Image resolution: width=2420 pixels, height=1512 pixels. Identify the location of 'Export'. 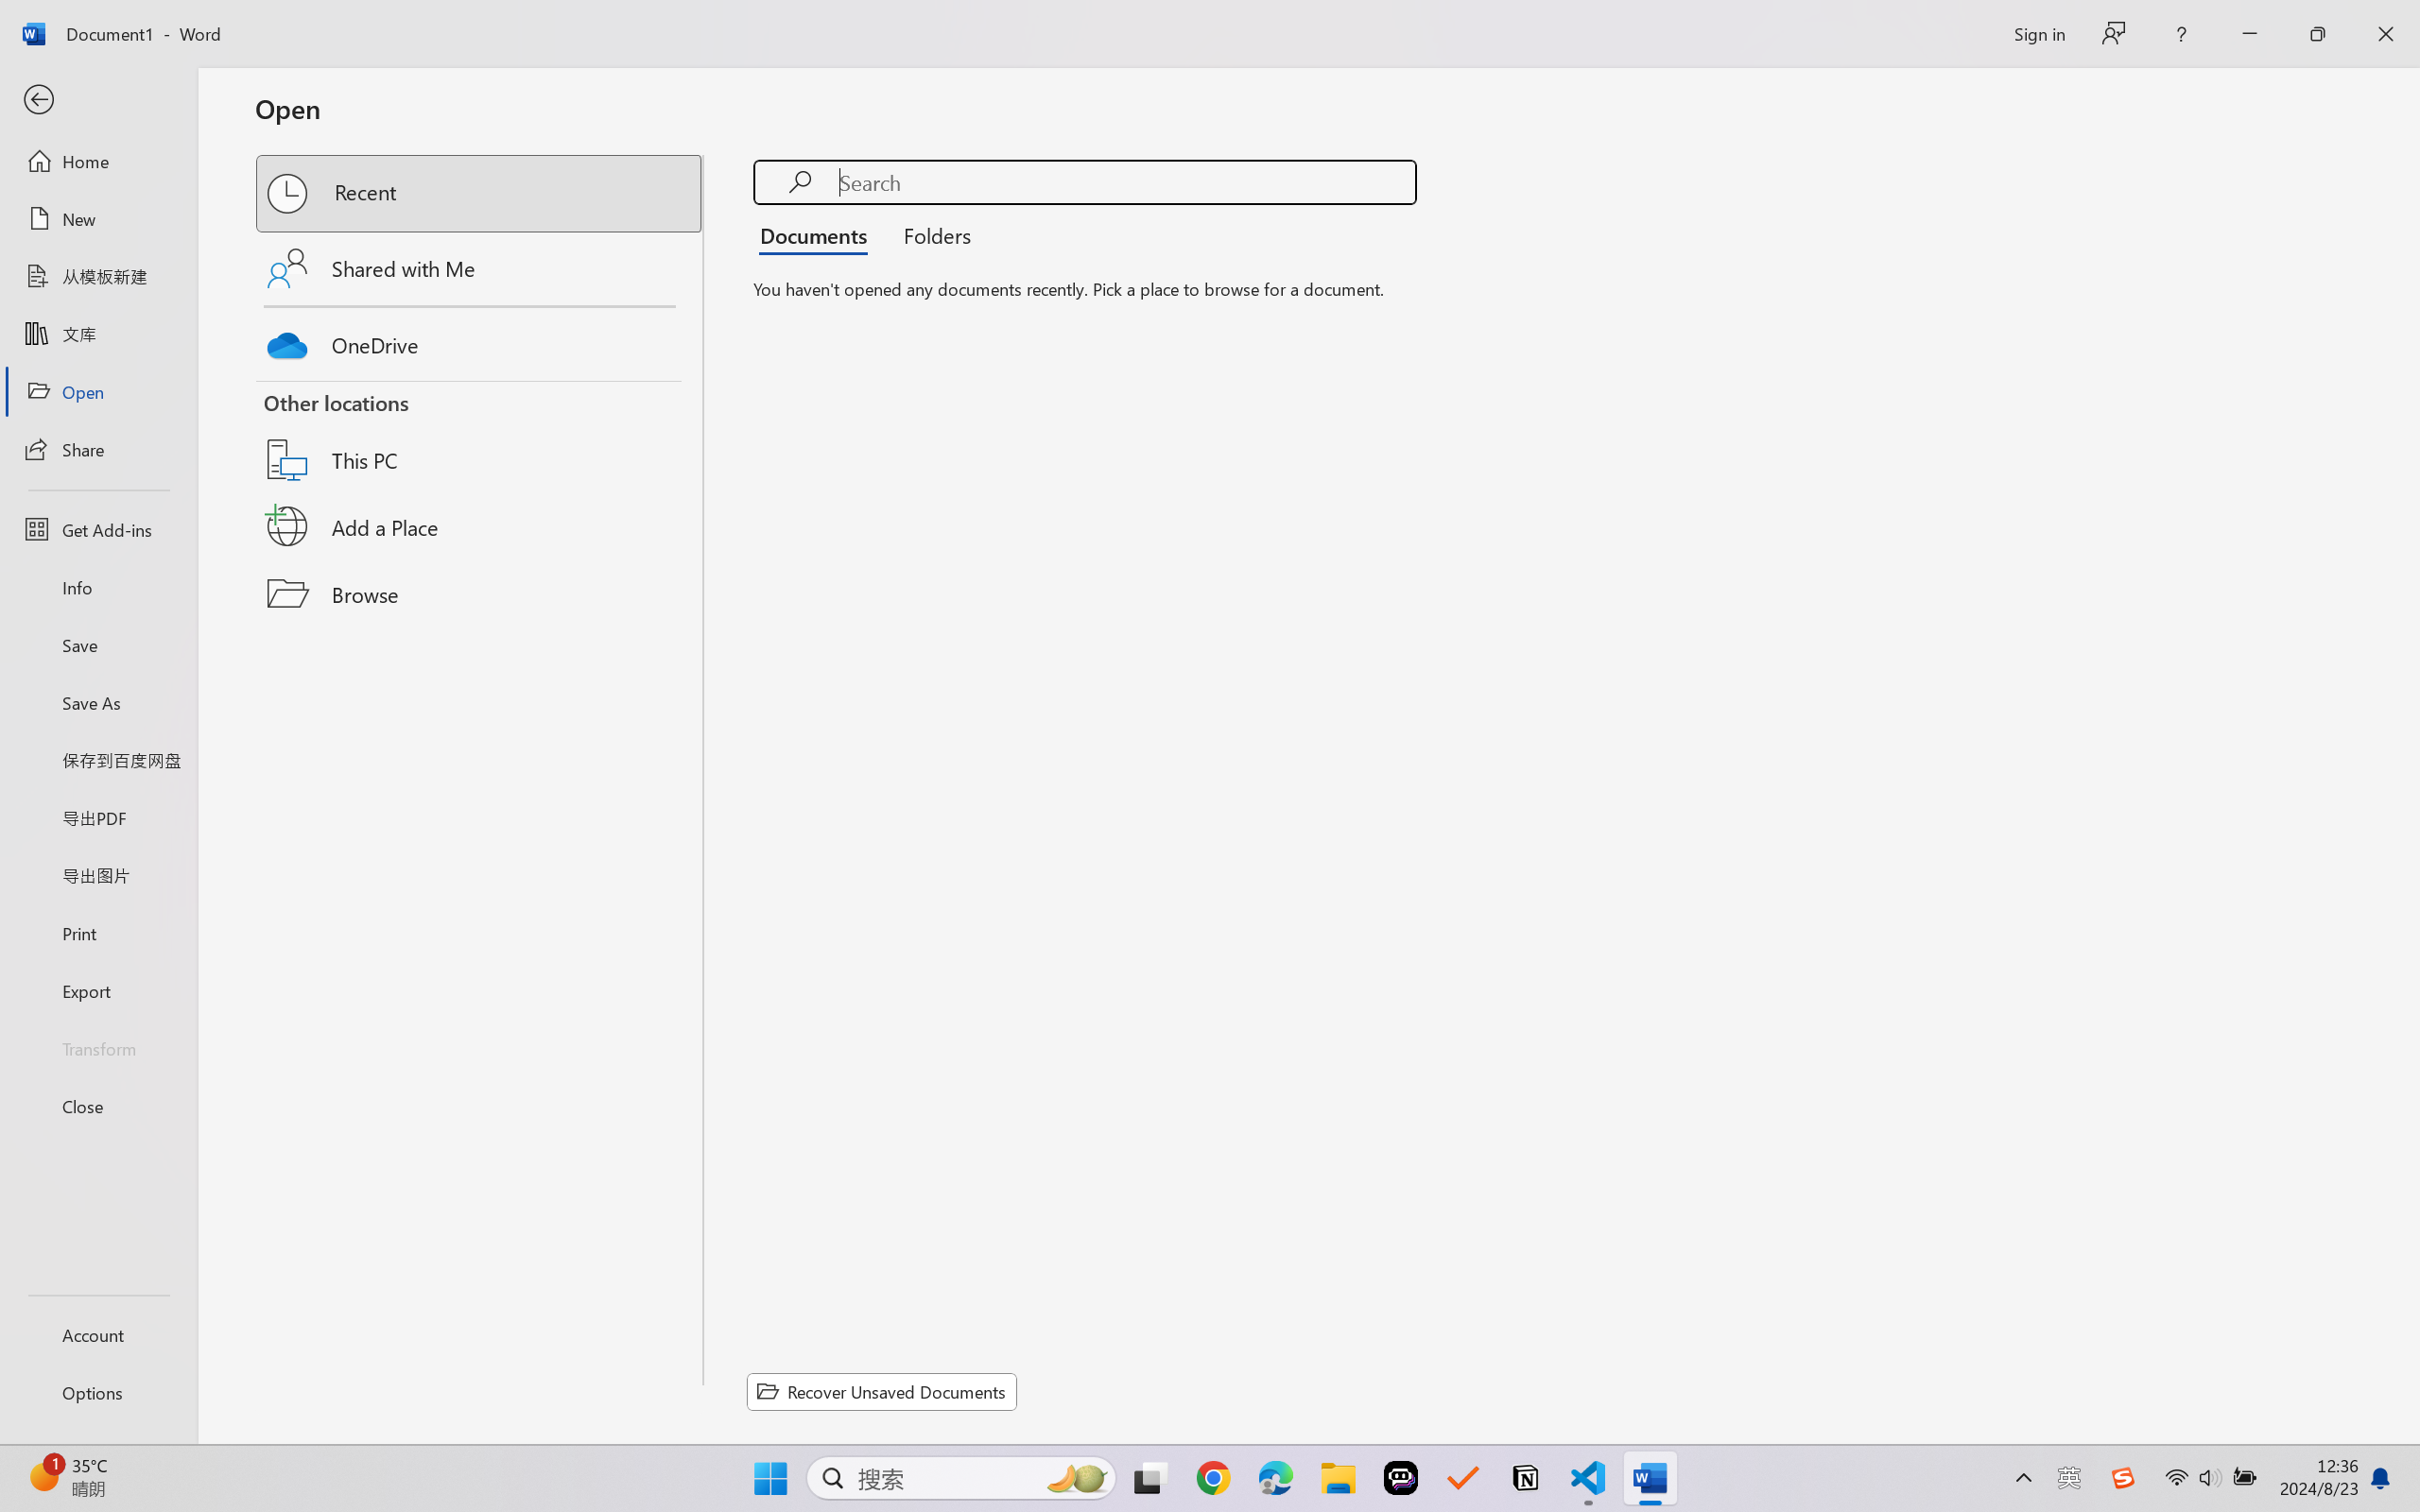
(97, 989).